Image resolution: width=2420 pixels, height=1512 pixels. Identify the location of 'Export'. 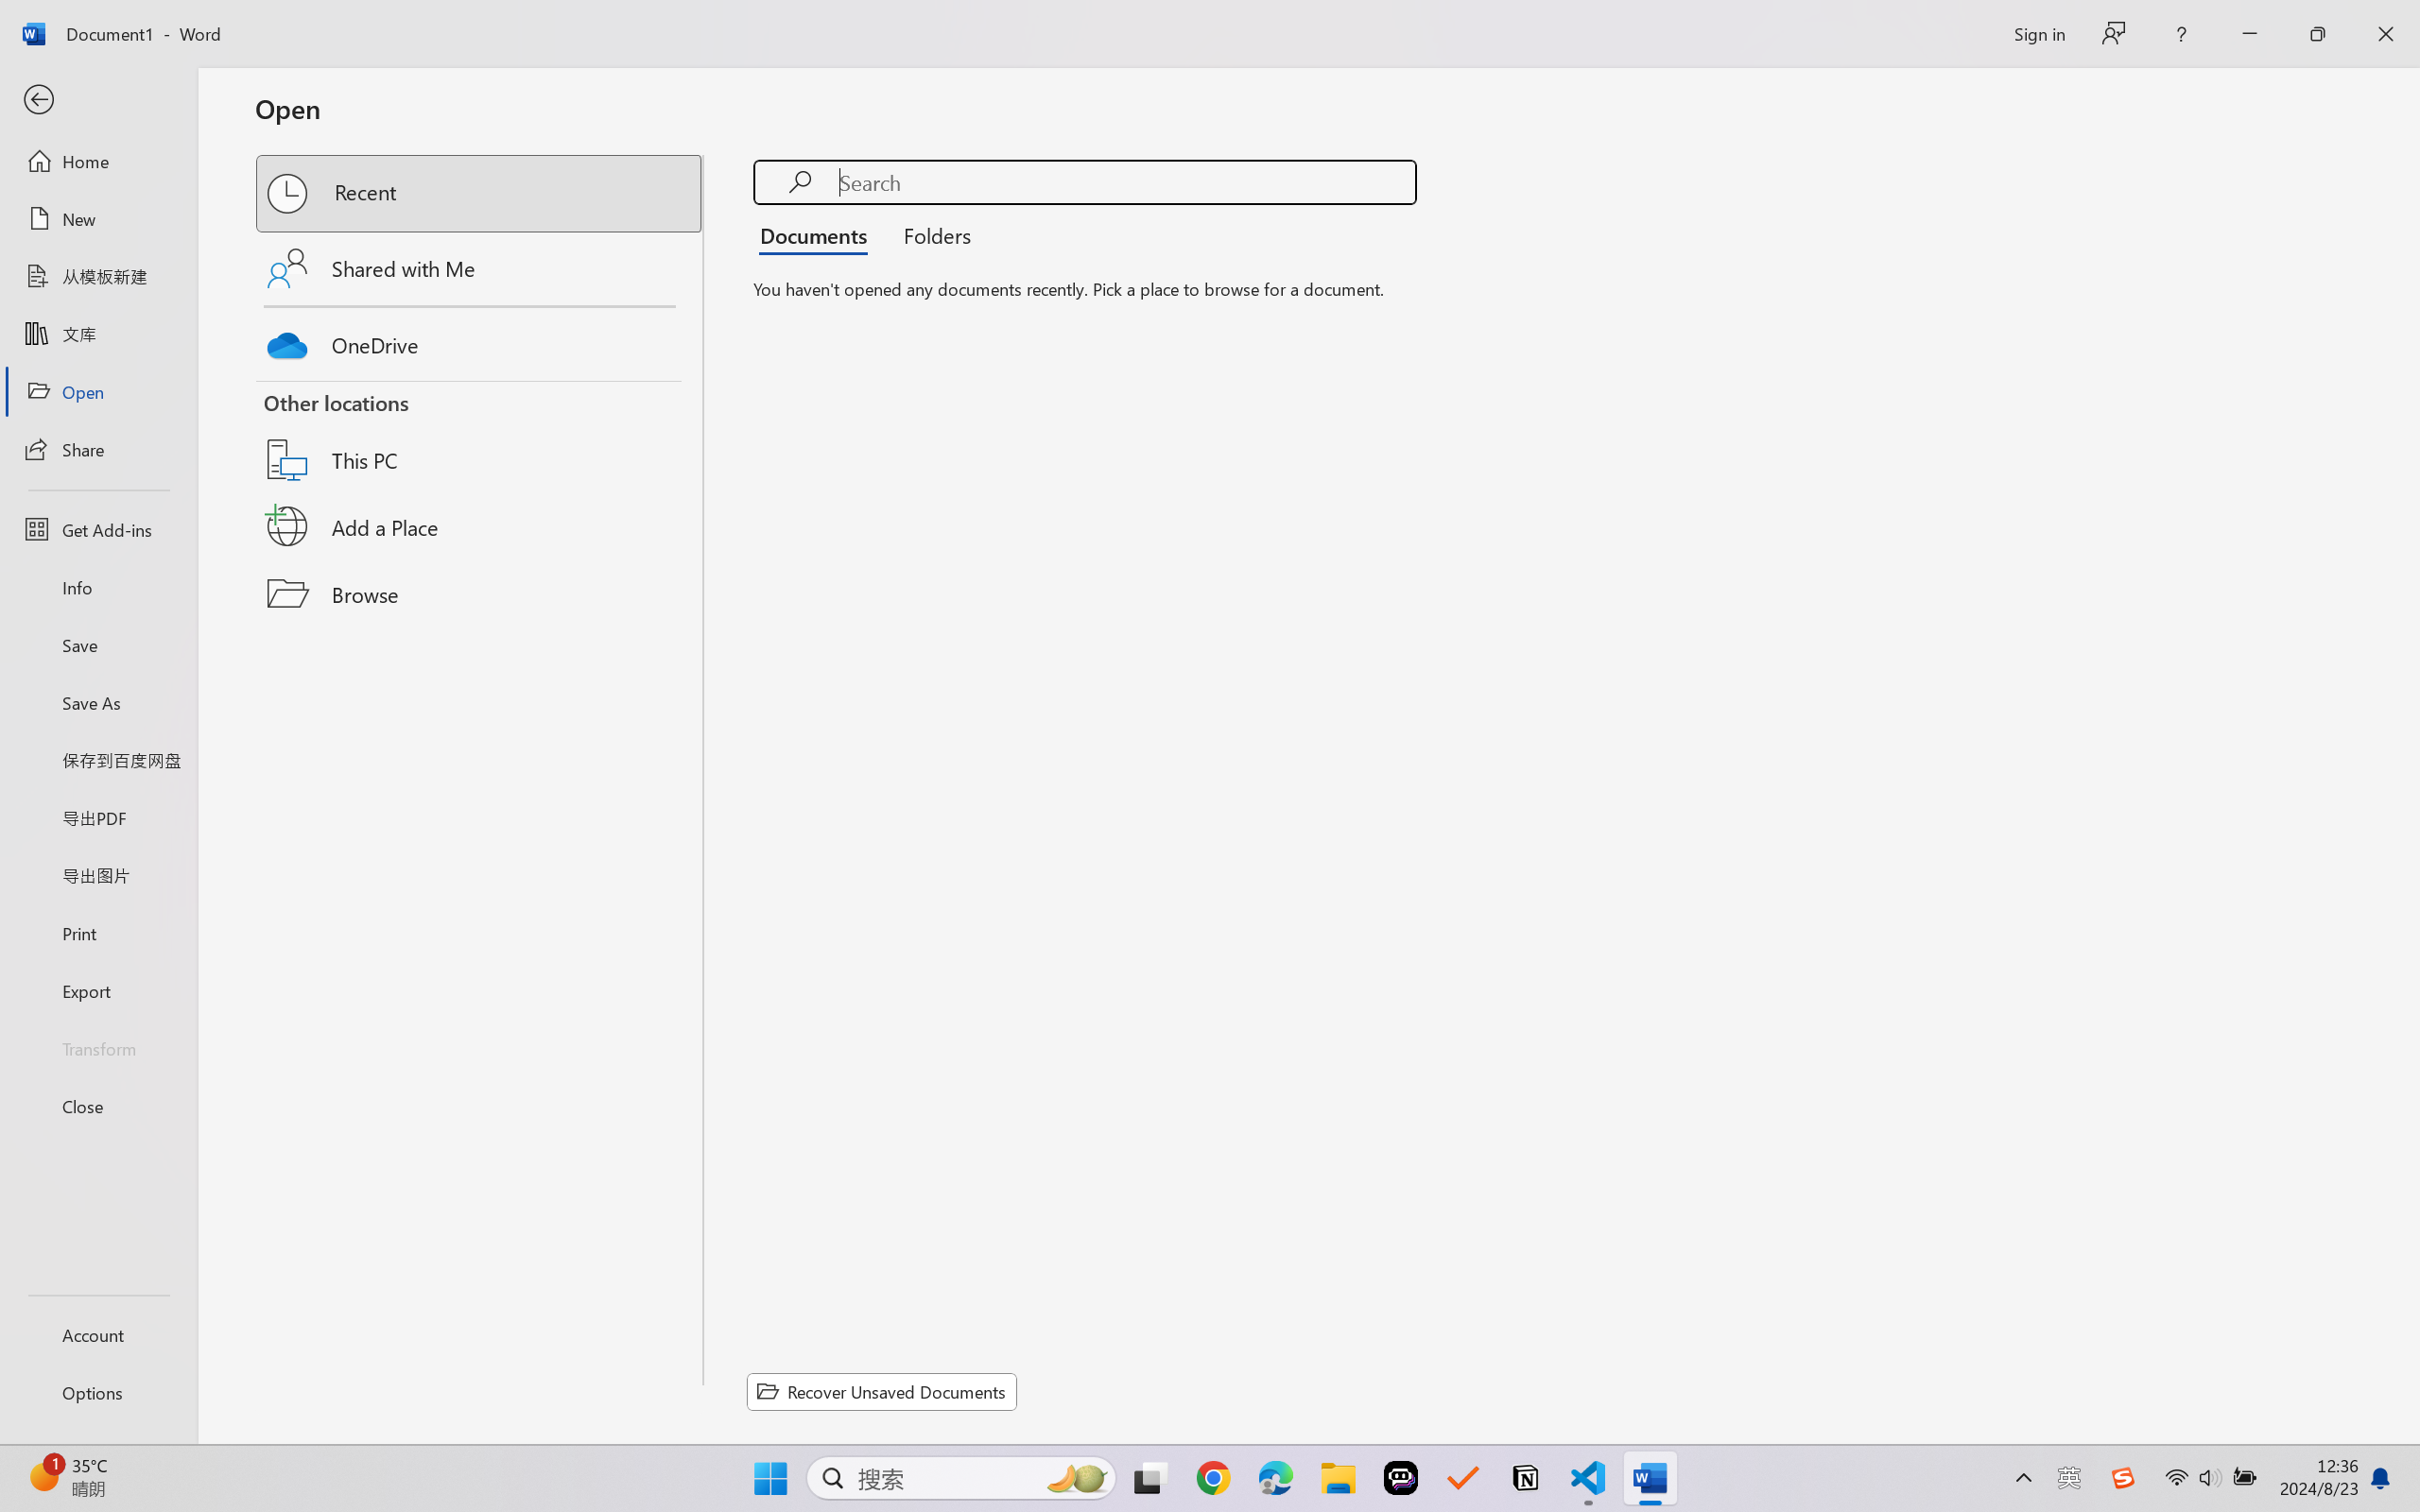
(97, 989).